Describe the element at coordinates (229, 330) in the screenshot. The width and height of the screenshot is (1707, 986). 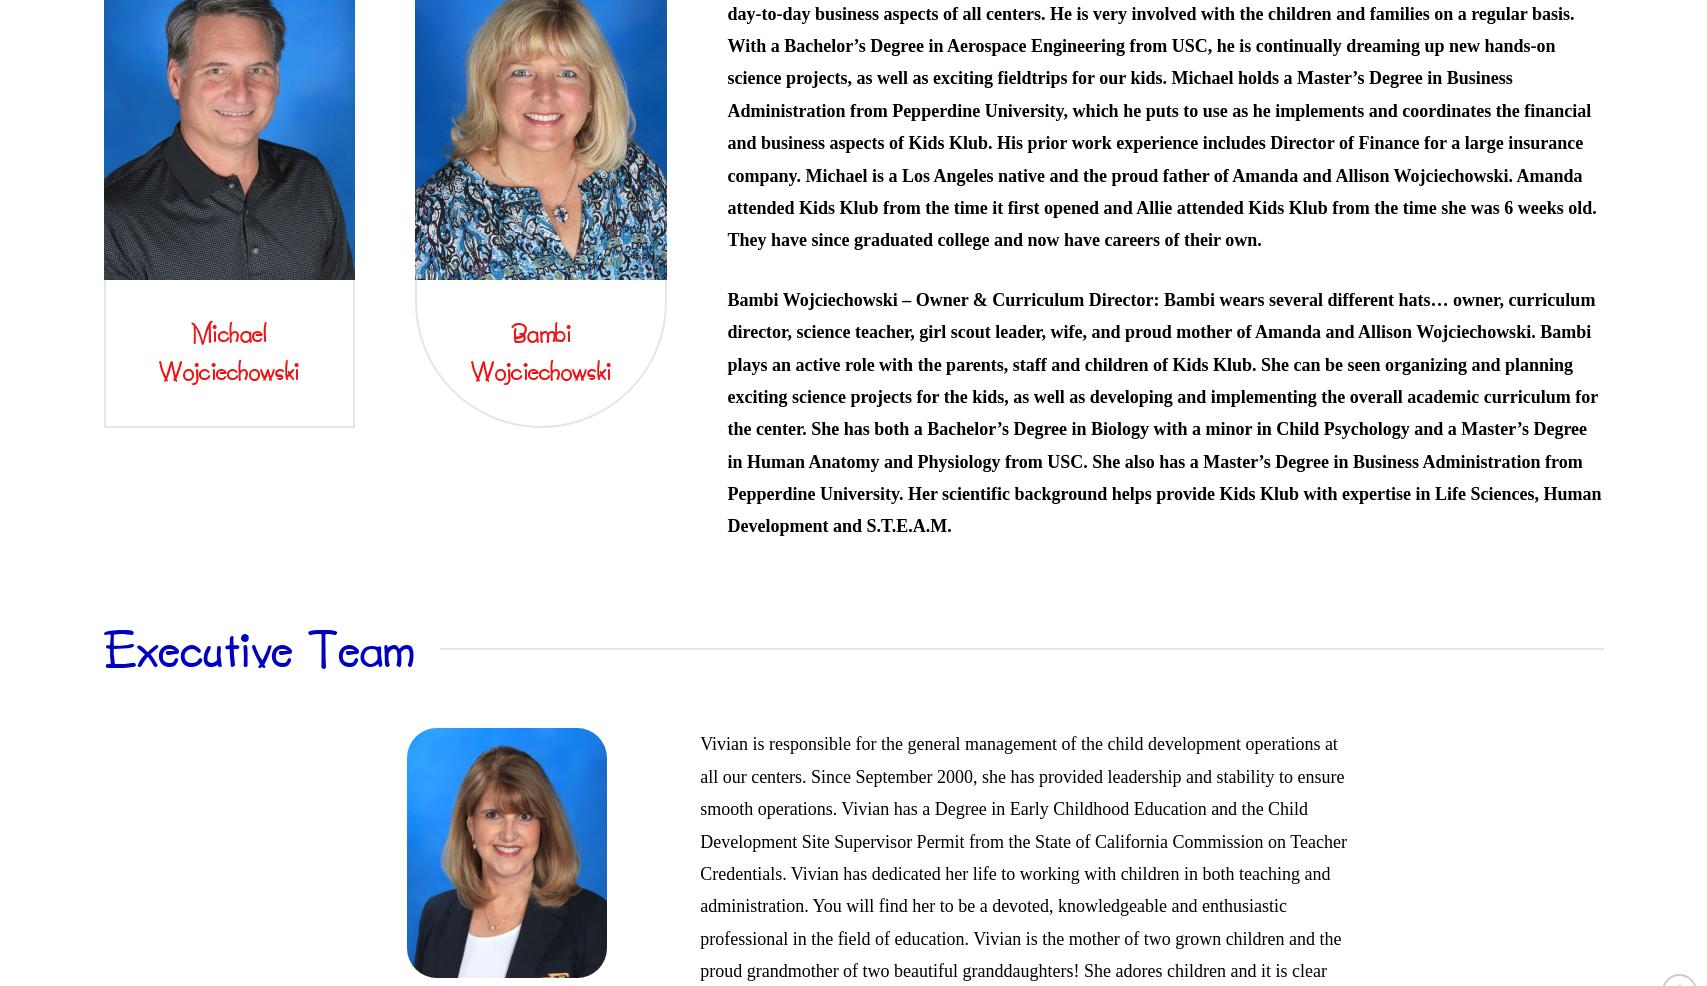
I see `'Michael'` at that location.